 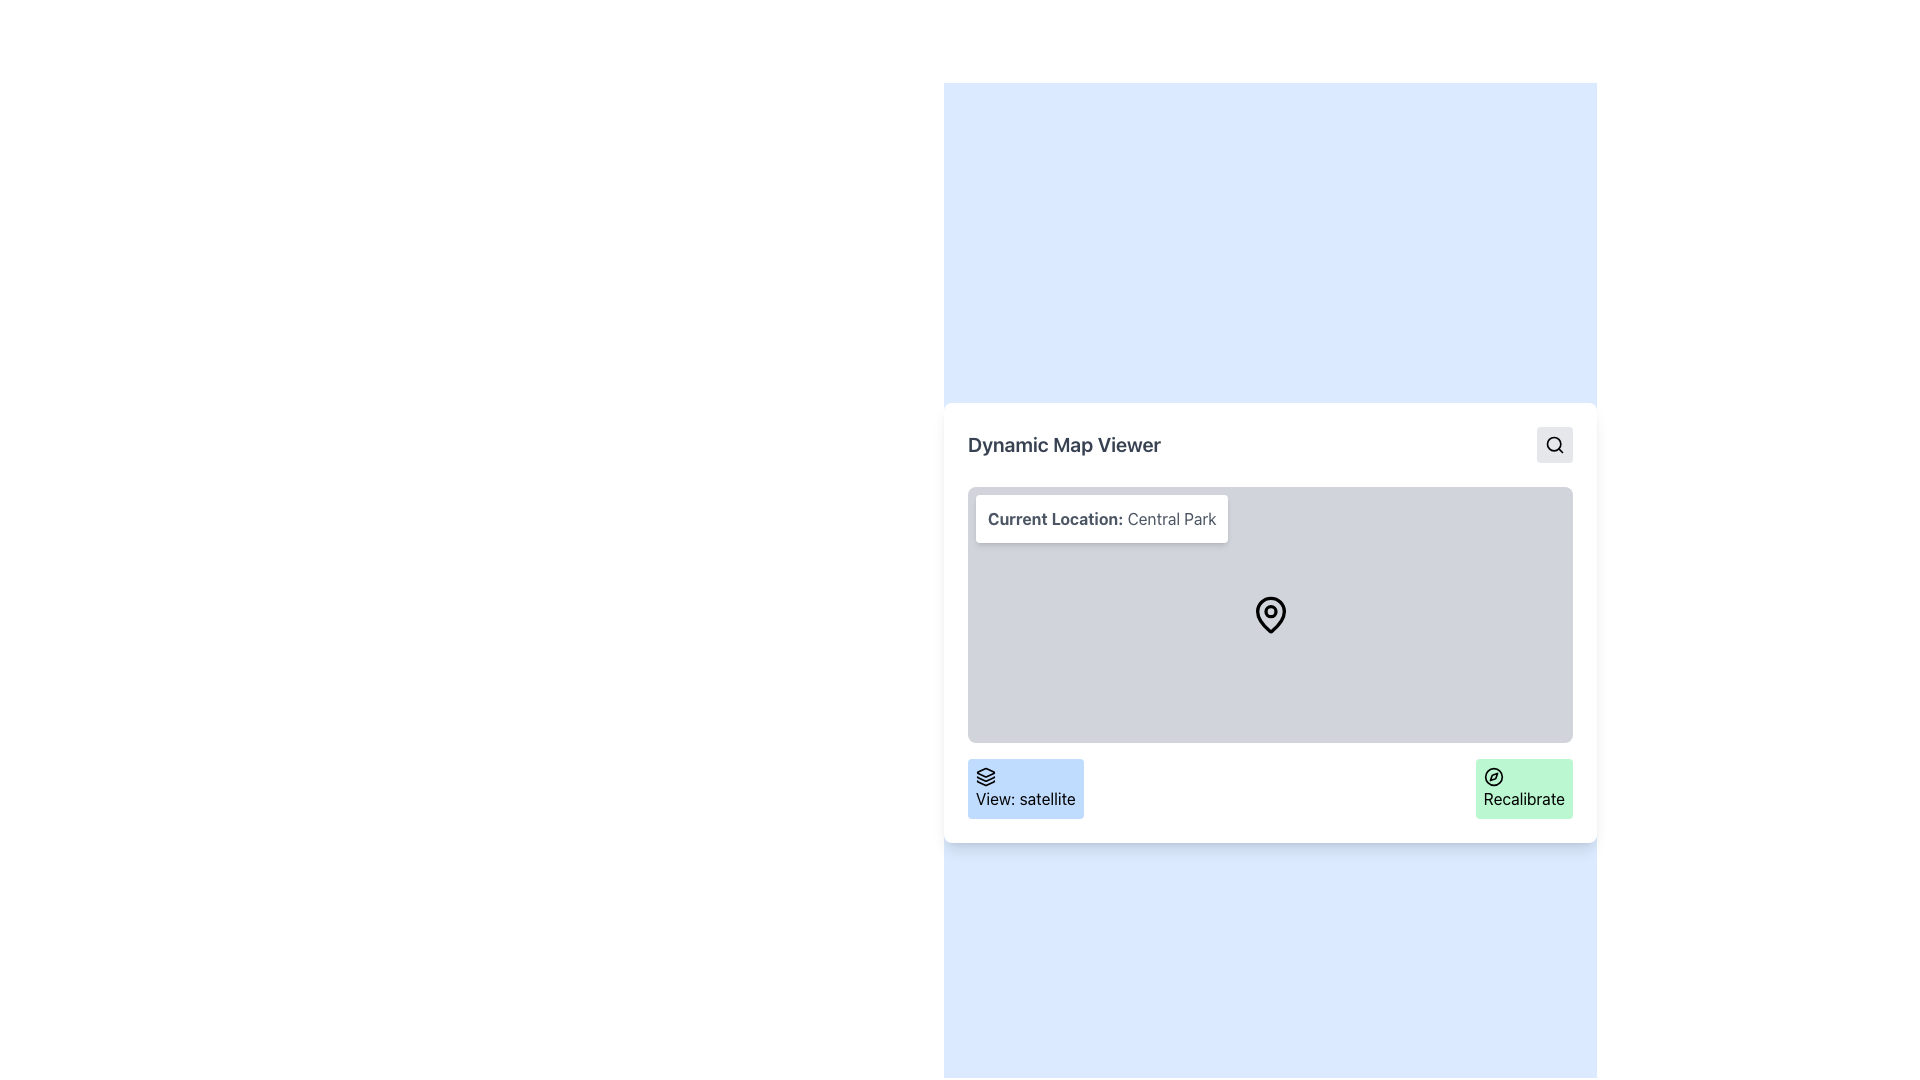 What do you see at coordinates (1269, 613) in the screenshot?
I see `the pin icon symbolizing the location marker, which is centrally located within the map display area and below the label 'Current Location: Central Park.'` at bounding box center [1269, 613].